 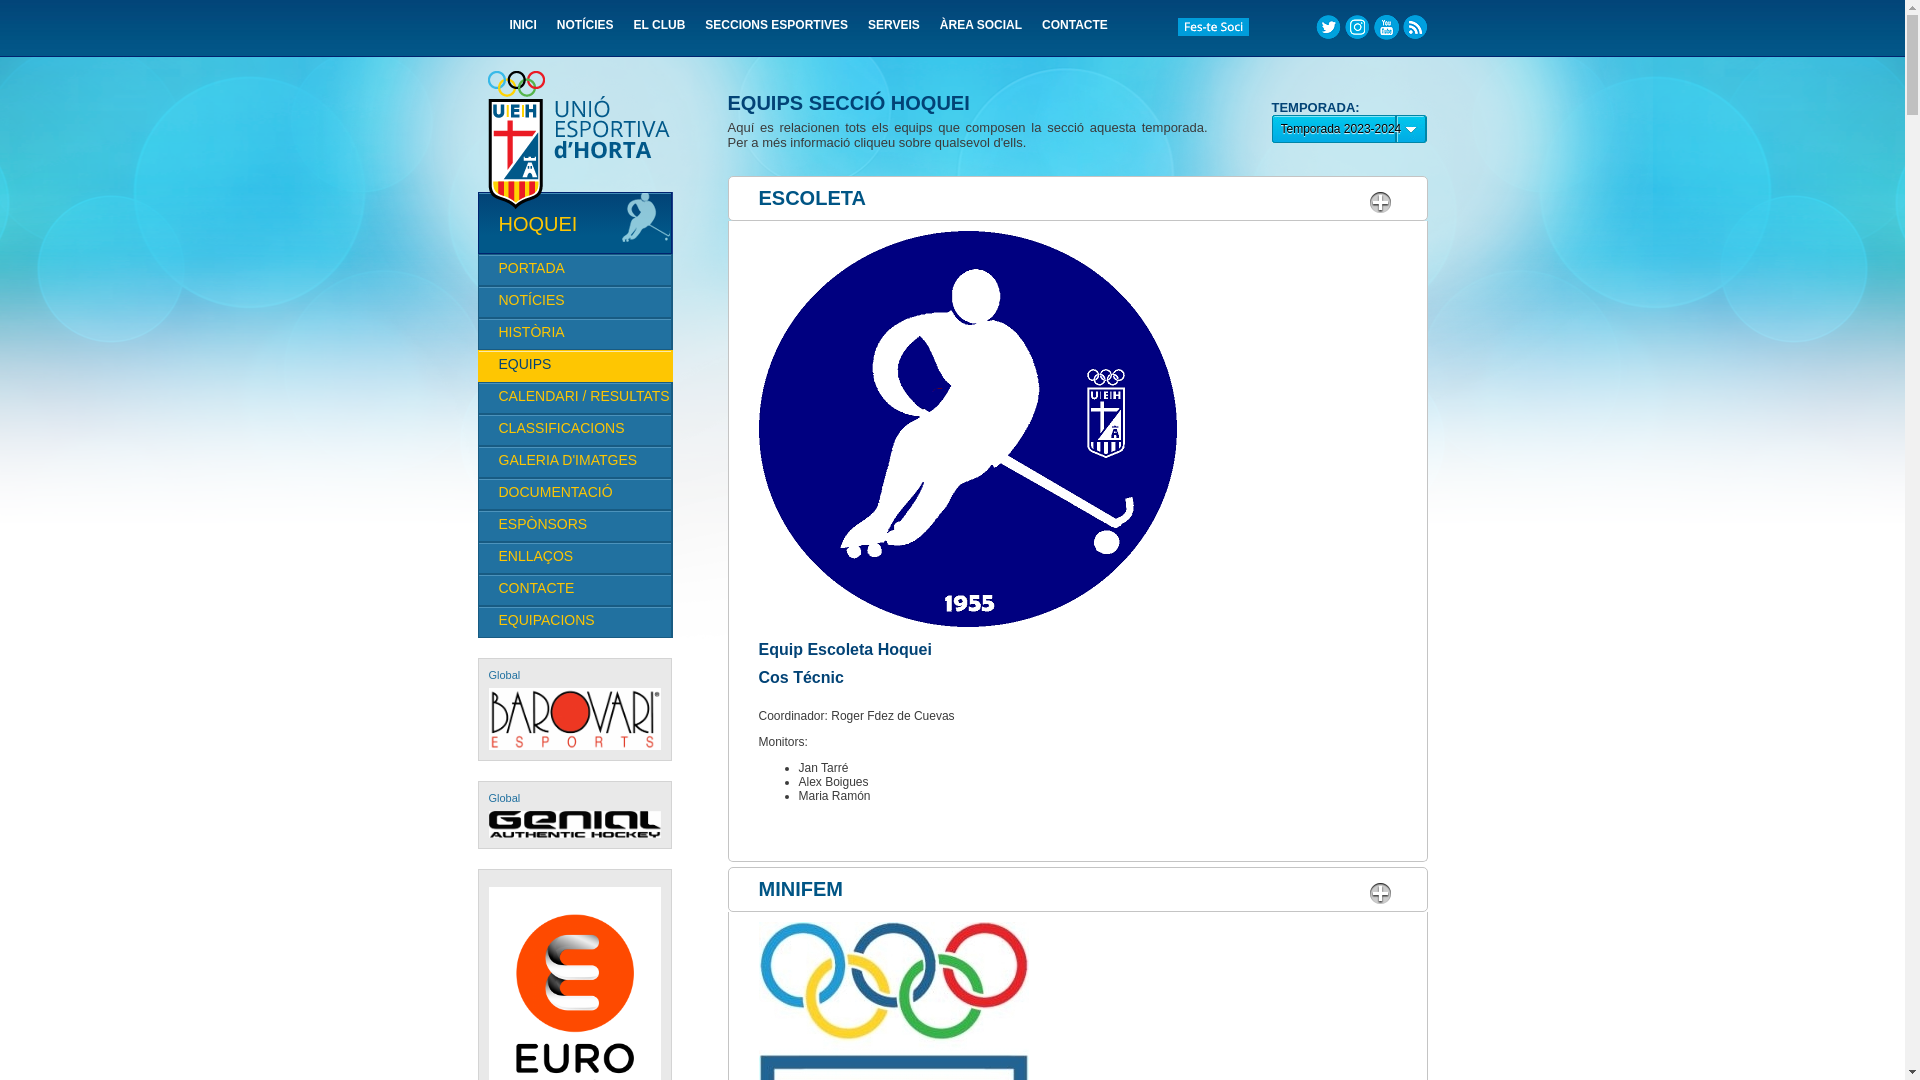 What do you see at coordinates (892, 31) in the screenshot?
I see `'SERVEIS'` at bounding box center [892, 31].